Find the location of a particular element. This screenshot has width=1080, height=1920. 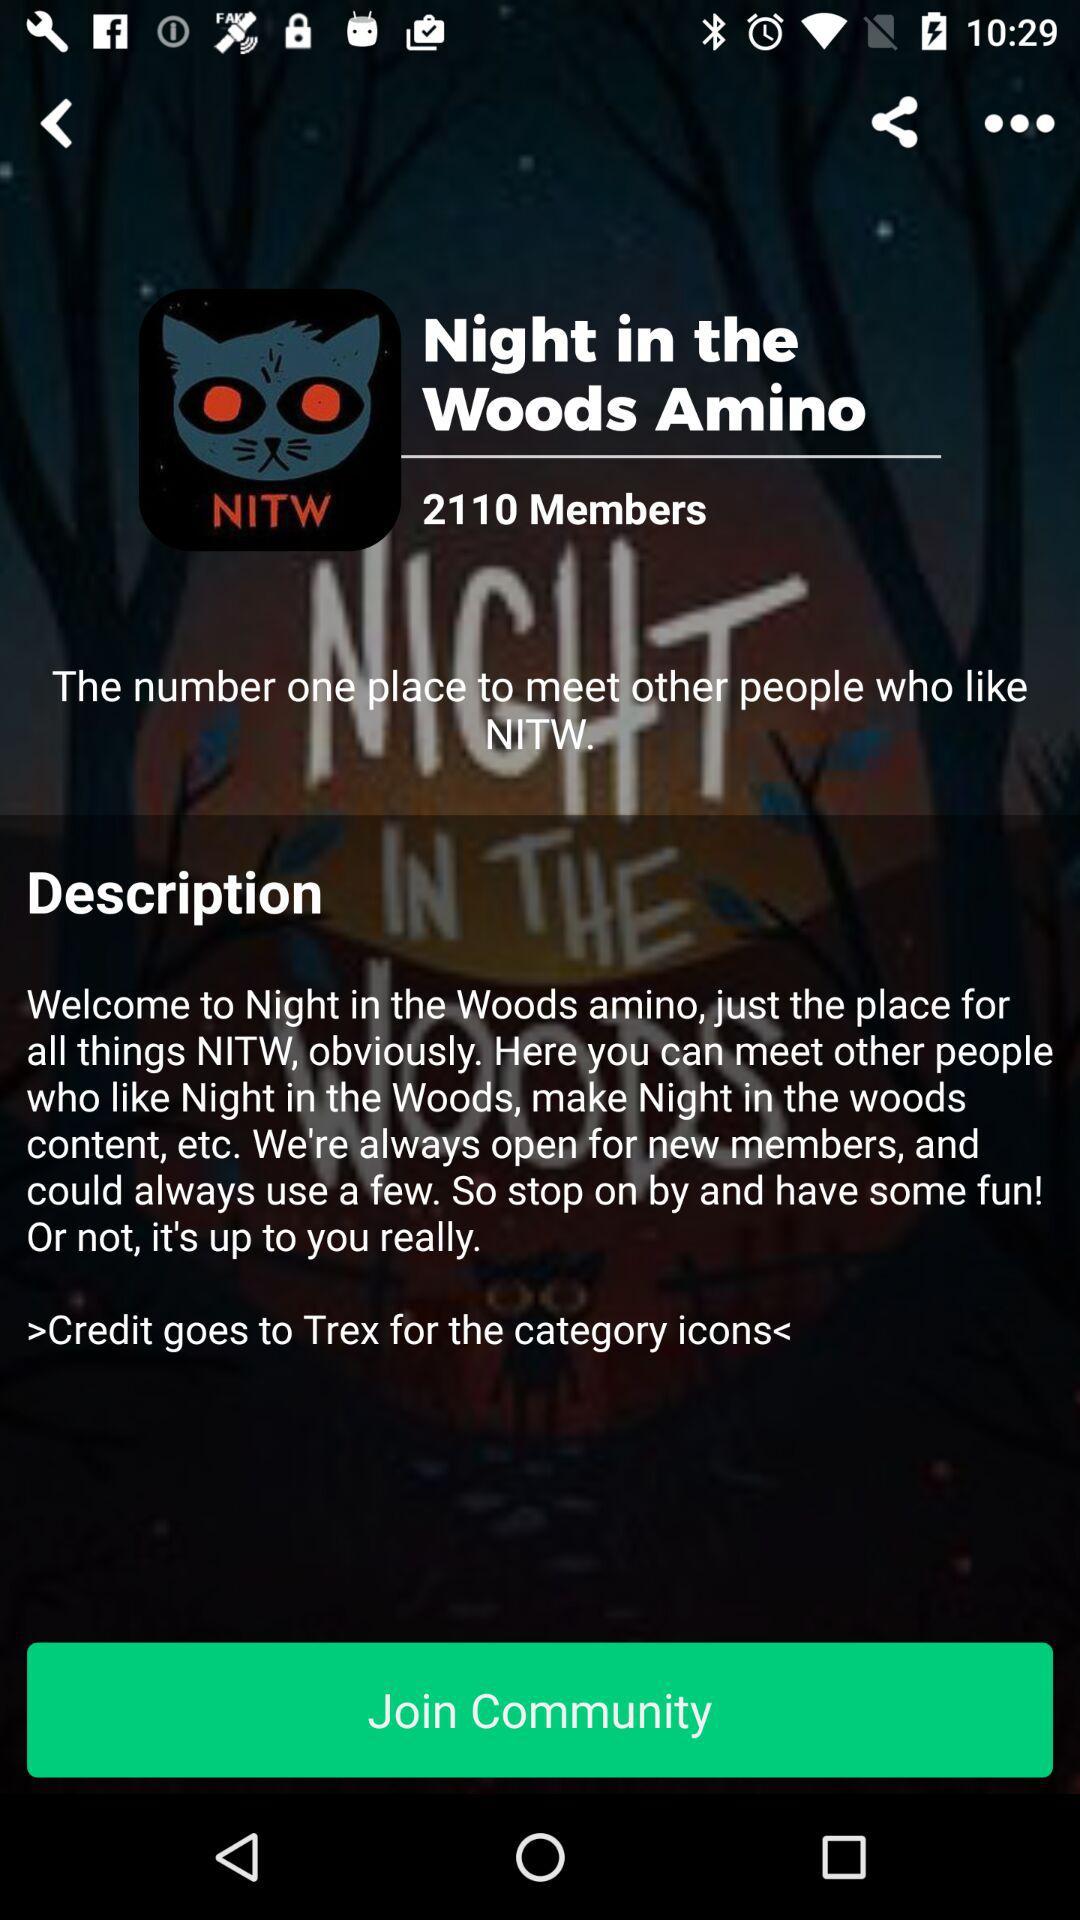

the share icon is located at coordinates (897, 122).